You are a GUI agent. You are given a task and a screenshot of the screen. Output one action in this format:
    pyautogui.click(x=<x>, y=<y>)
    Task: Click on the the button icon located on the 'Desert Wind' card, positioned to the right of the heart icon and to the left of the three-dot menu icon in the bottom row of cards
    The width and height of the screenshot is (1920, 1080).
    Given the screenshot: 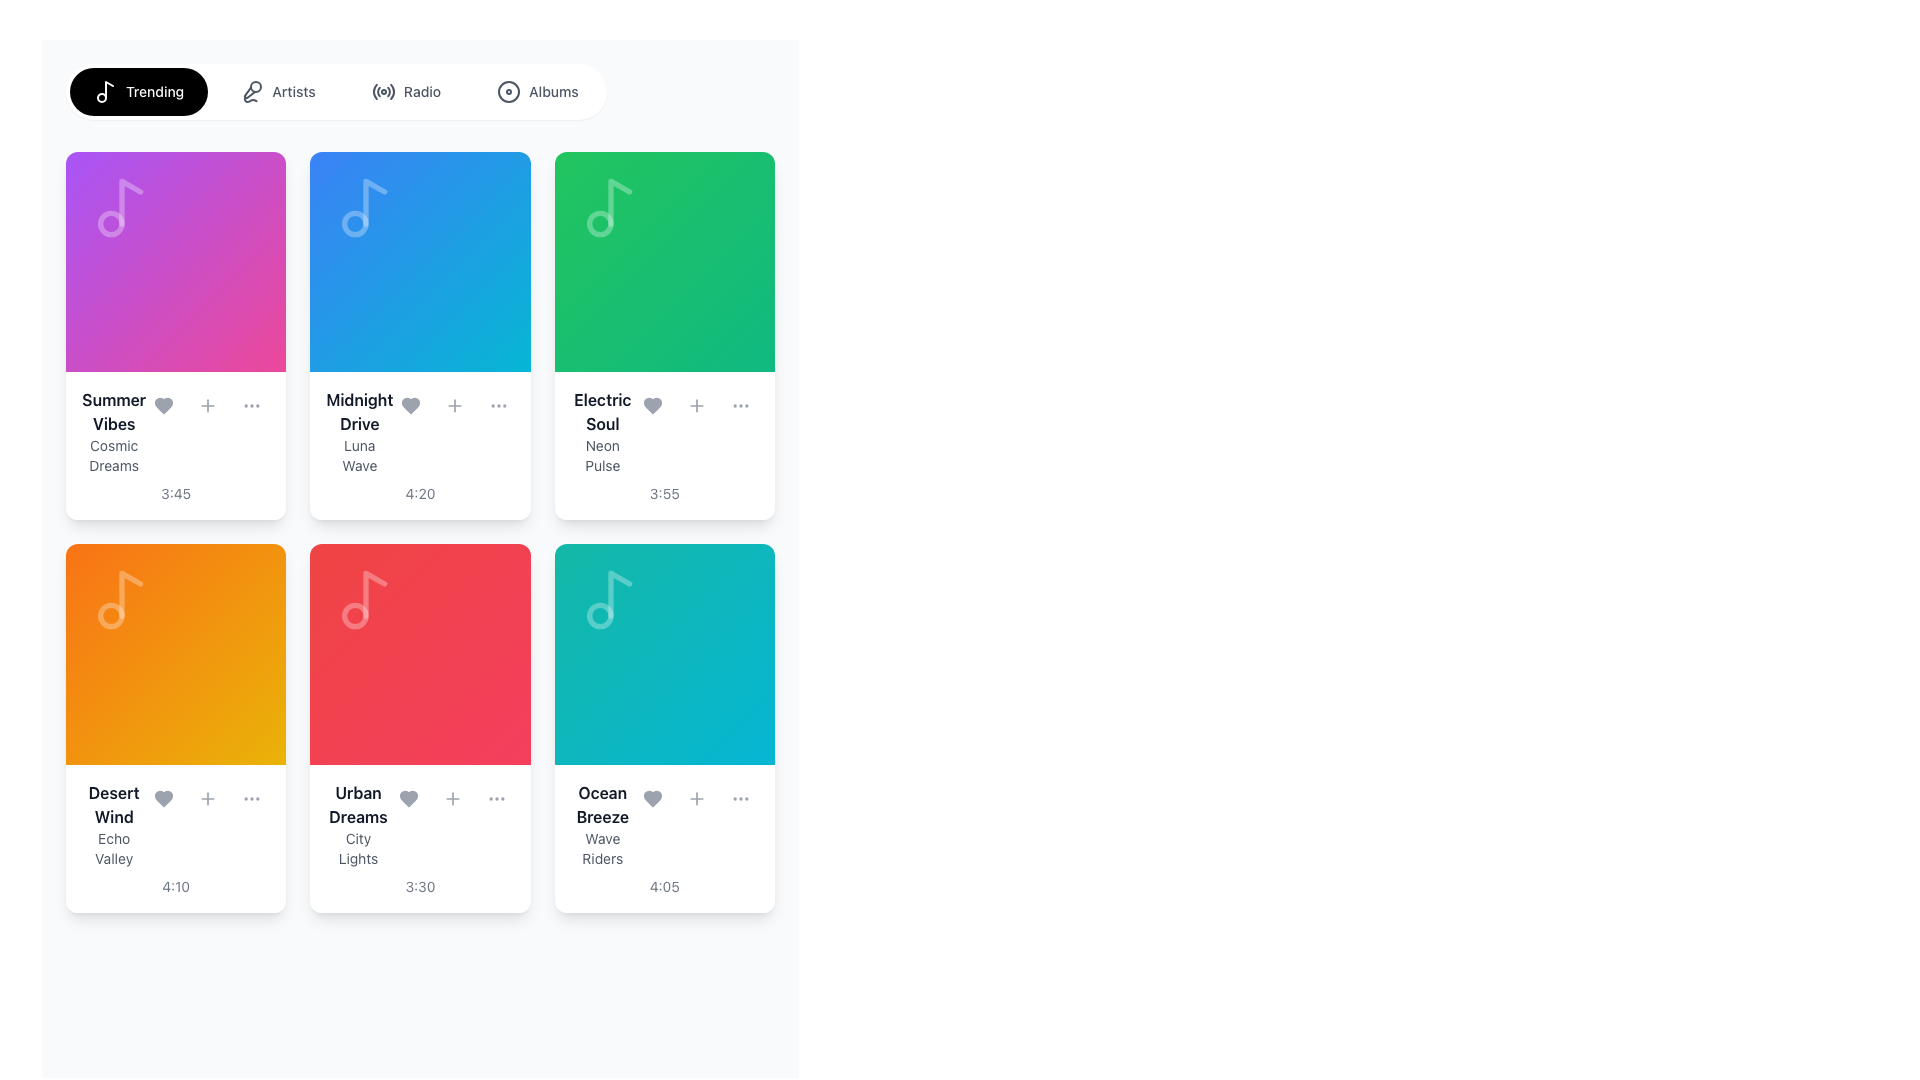 What is the action you would take?
    pyautogui.click(x=208, y=797)
    